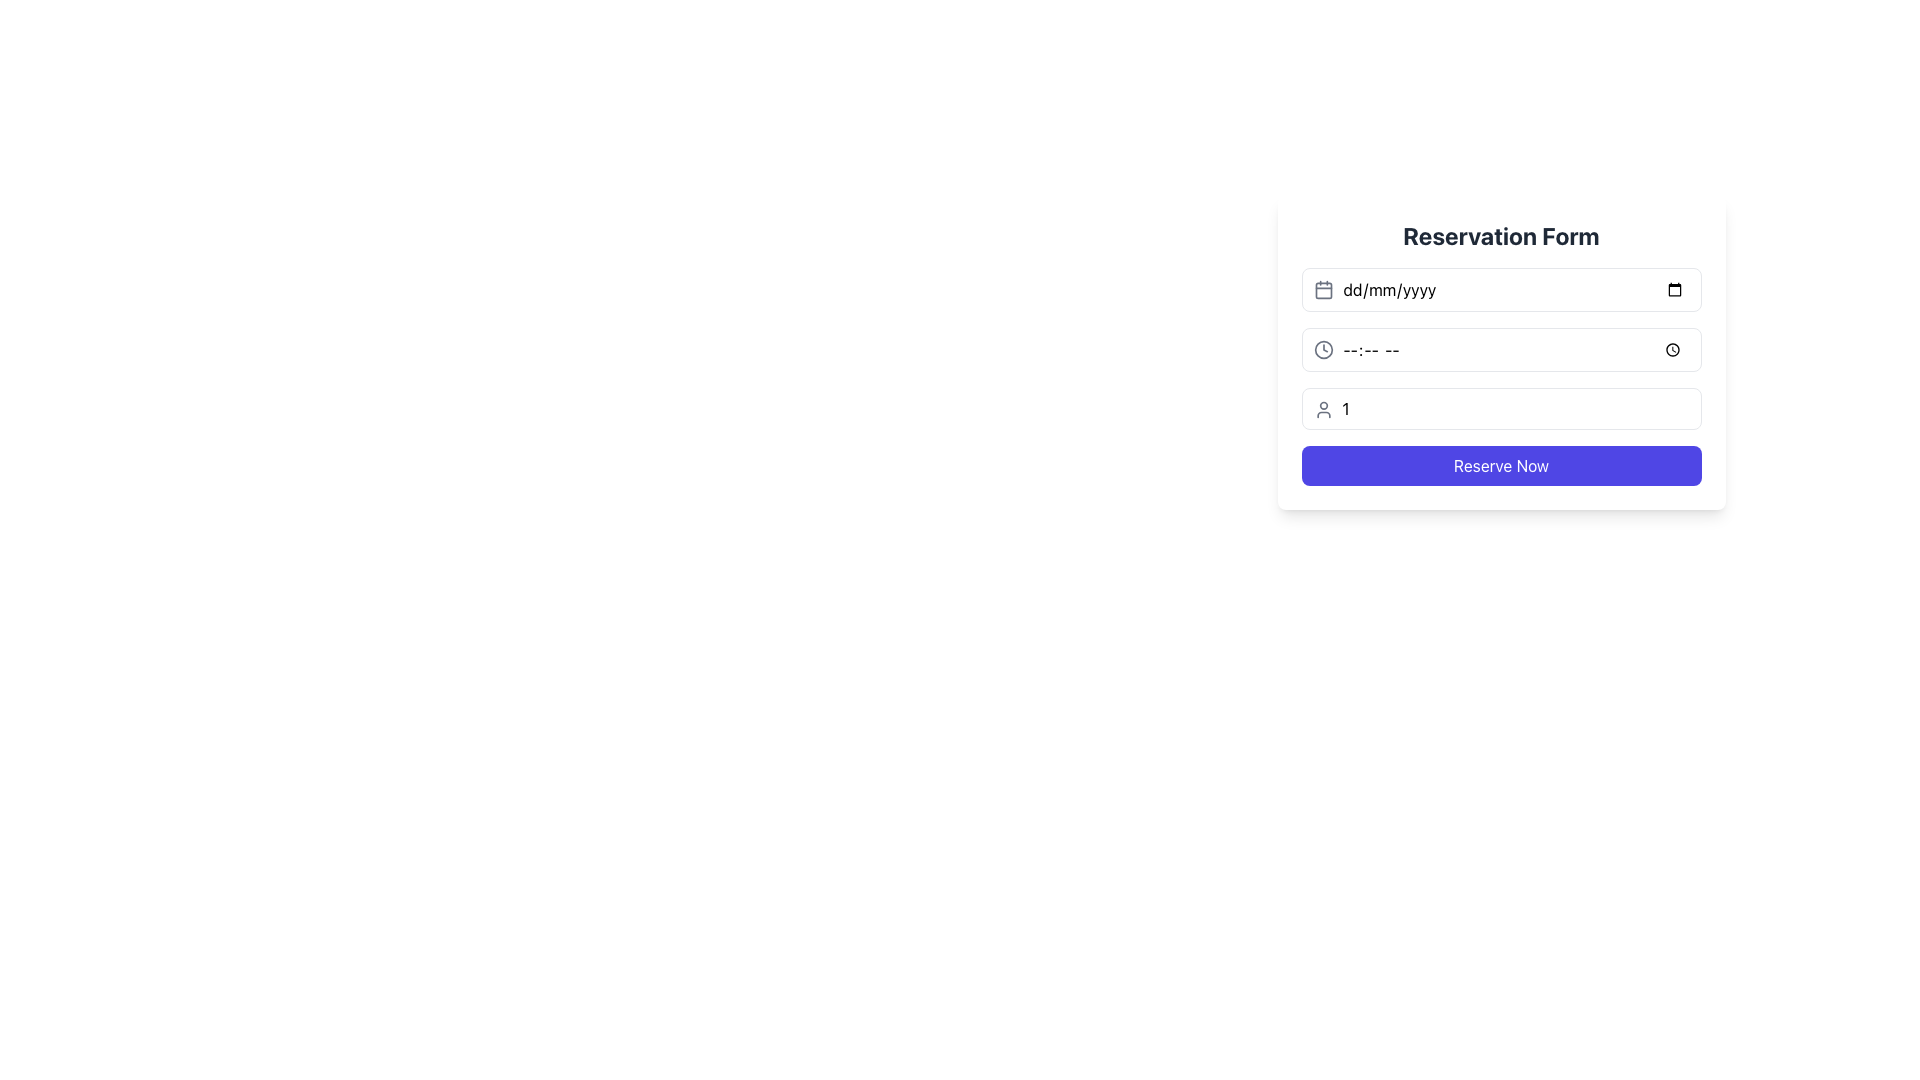  I want to click on the Circle (SVG component) inside the clock icon, which indicates time selection functionality in the form's time input field, so click(1323, 349).